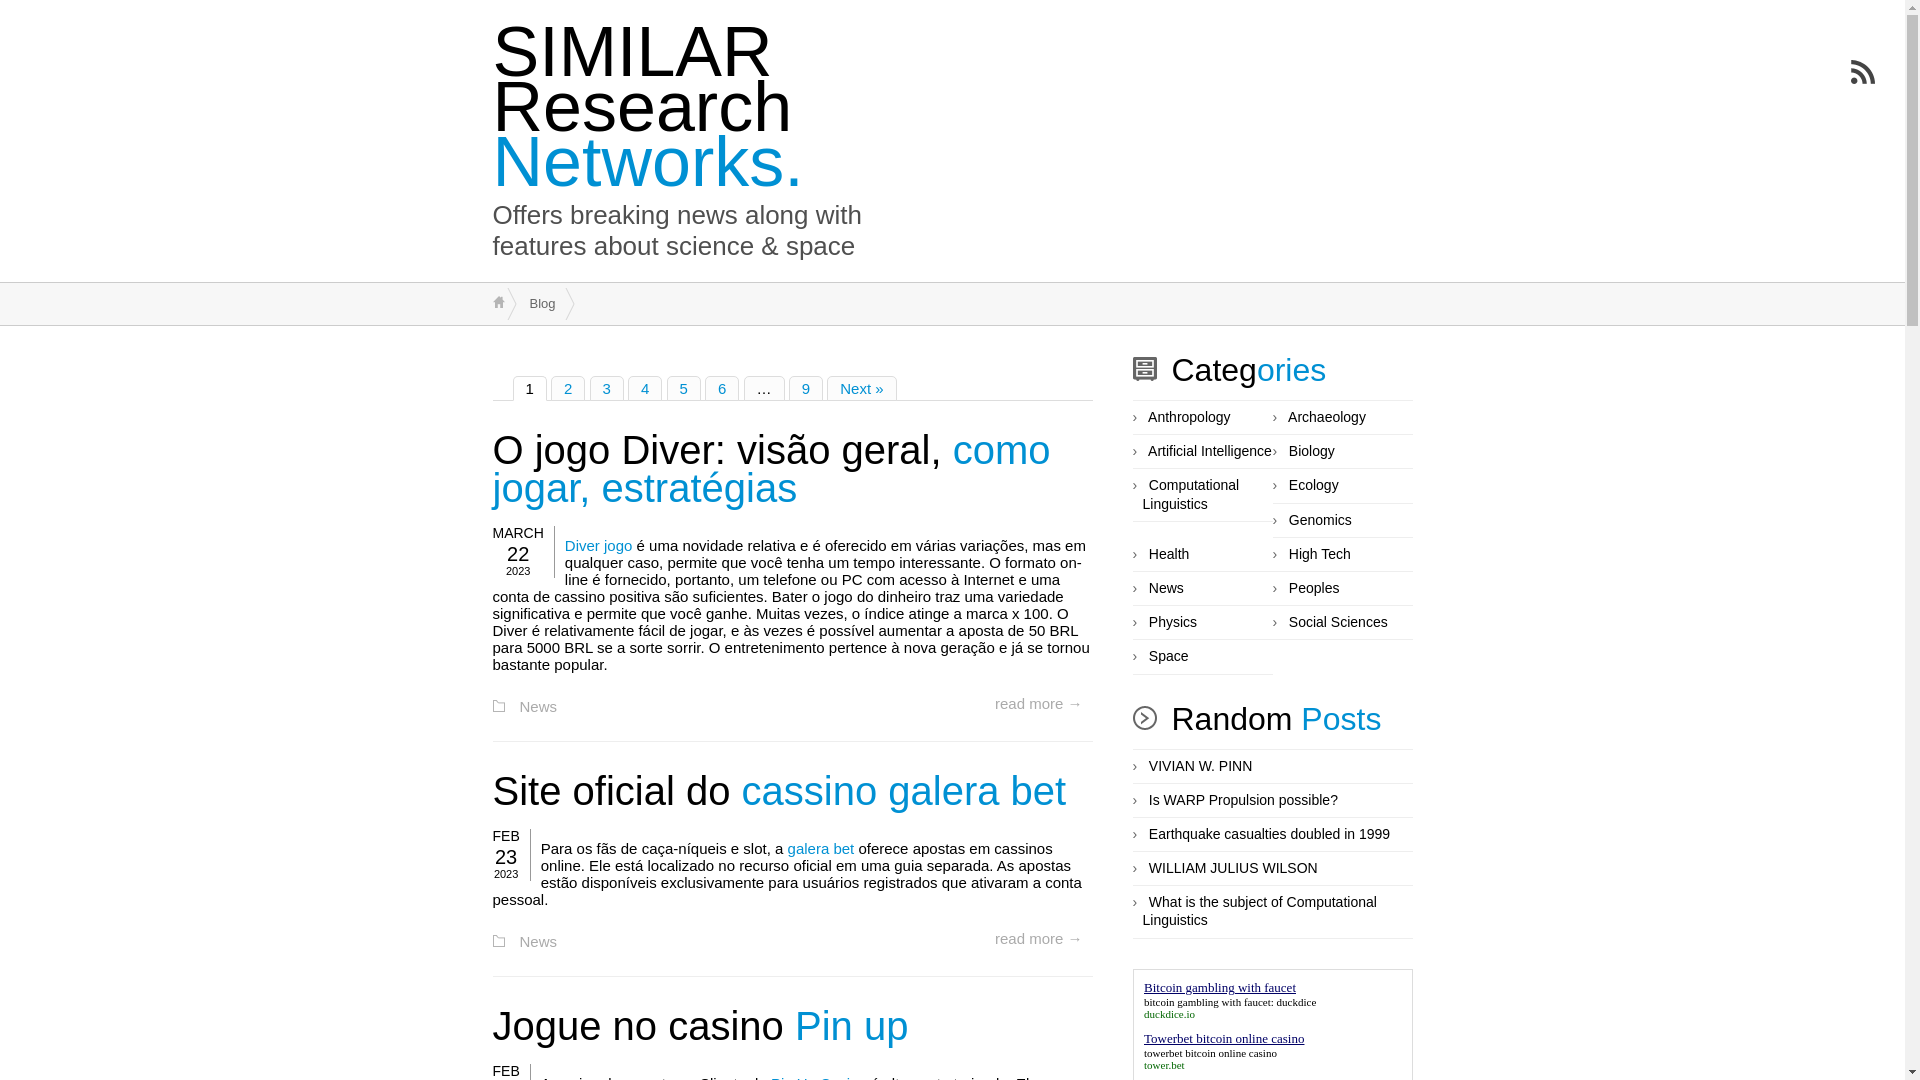 The width and height of the screenshot is (1920, 1080). Describe the element at coordinates (1169, 555) in the screenshot. I see `'Health'` at that location.